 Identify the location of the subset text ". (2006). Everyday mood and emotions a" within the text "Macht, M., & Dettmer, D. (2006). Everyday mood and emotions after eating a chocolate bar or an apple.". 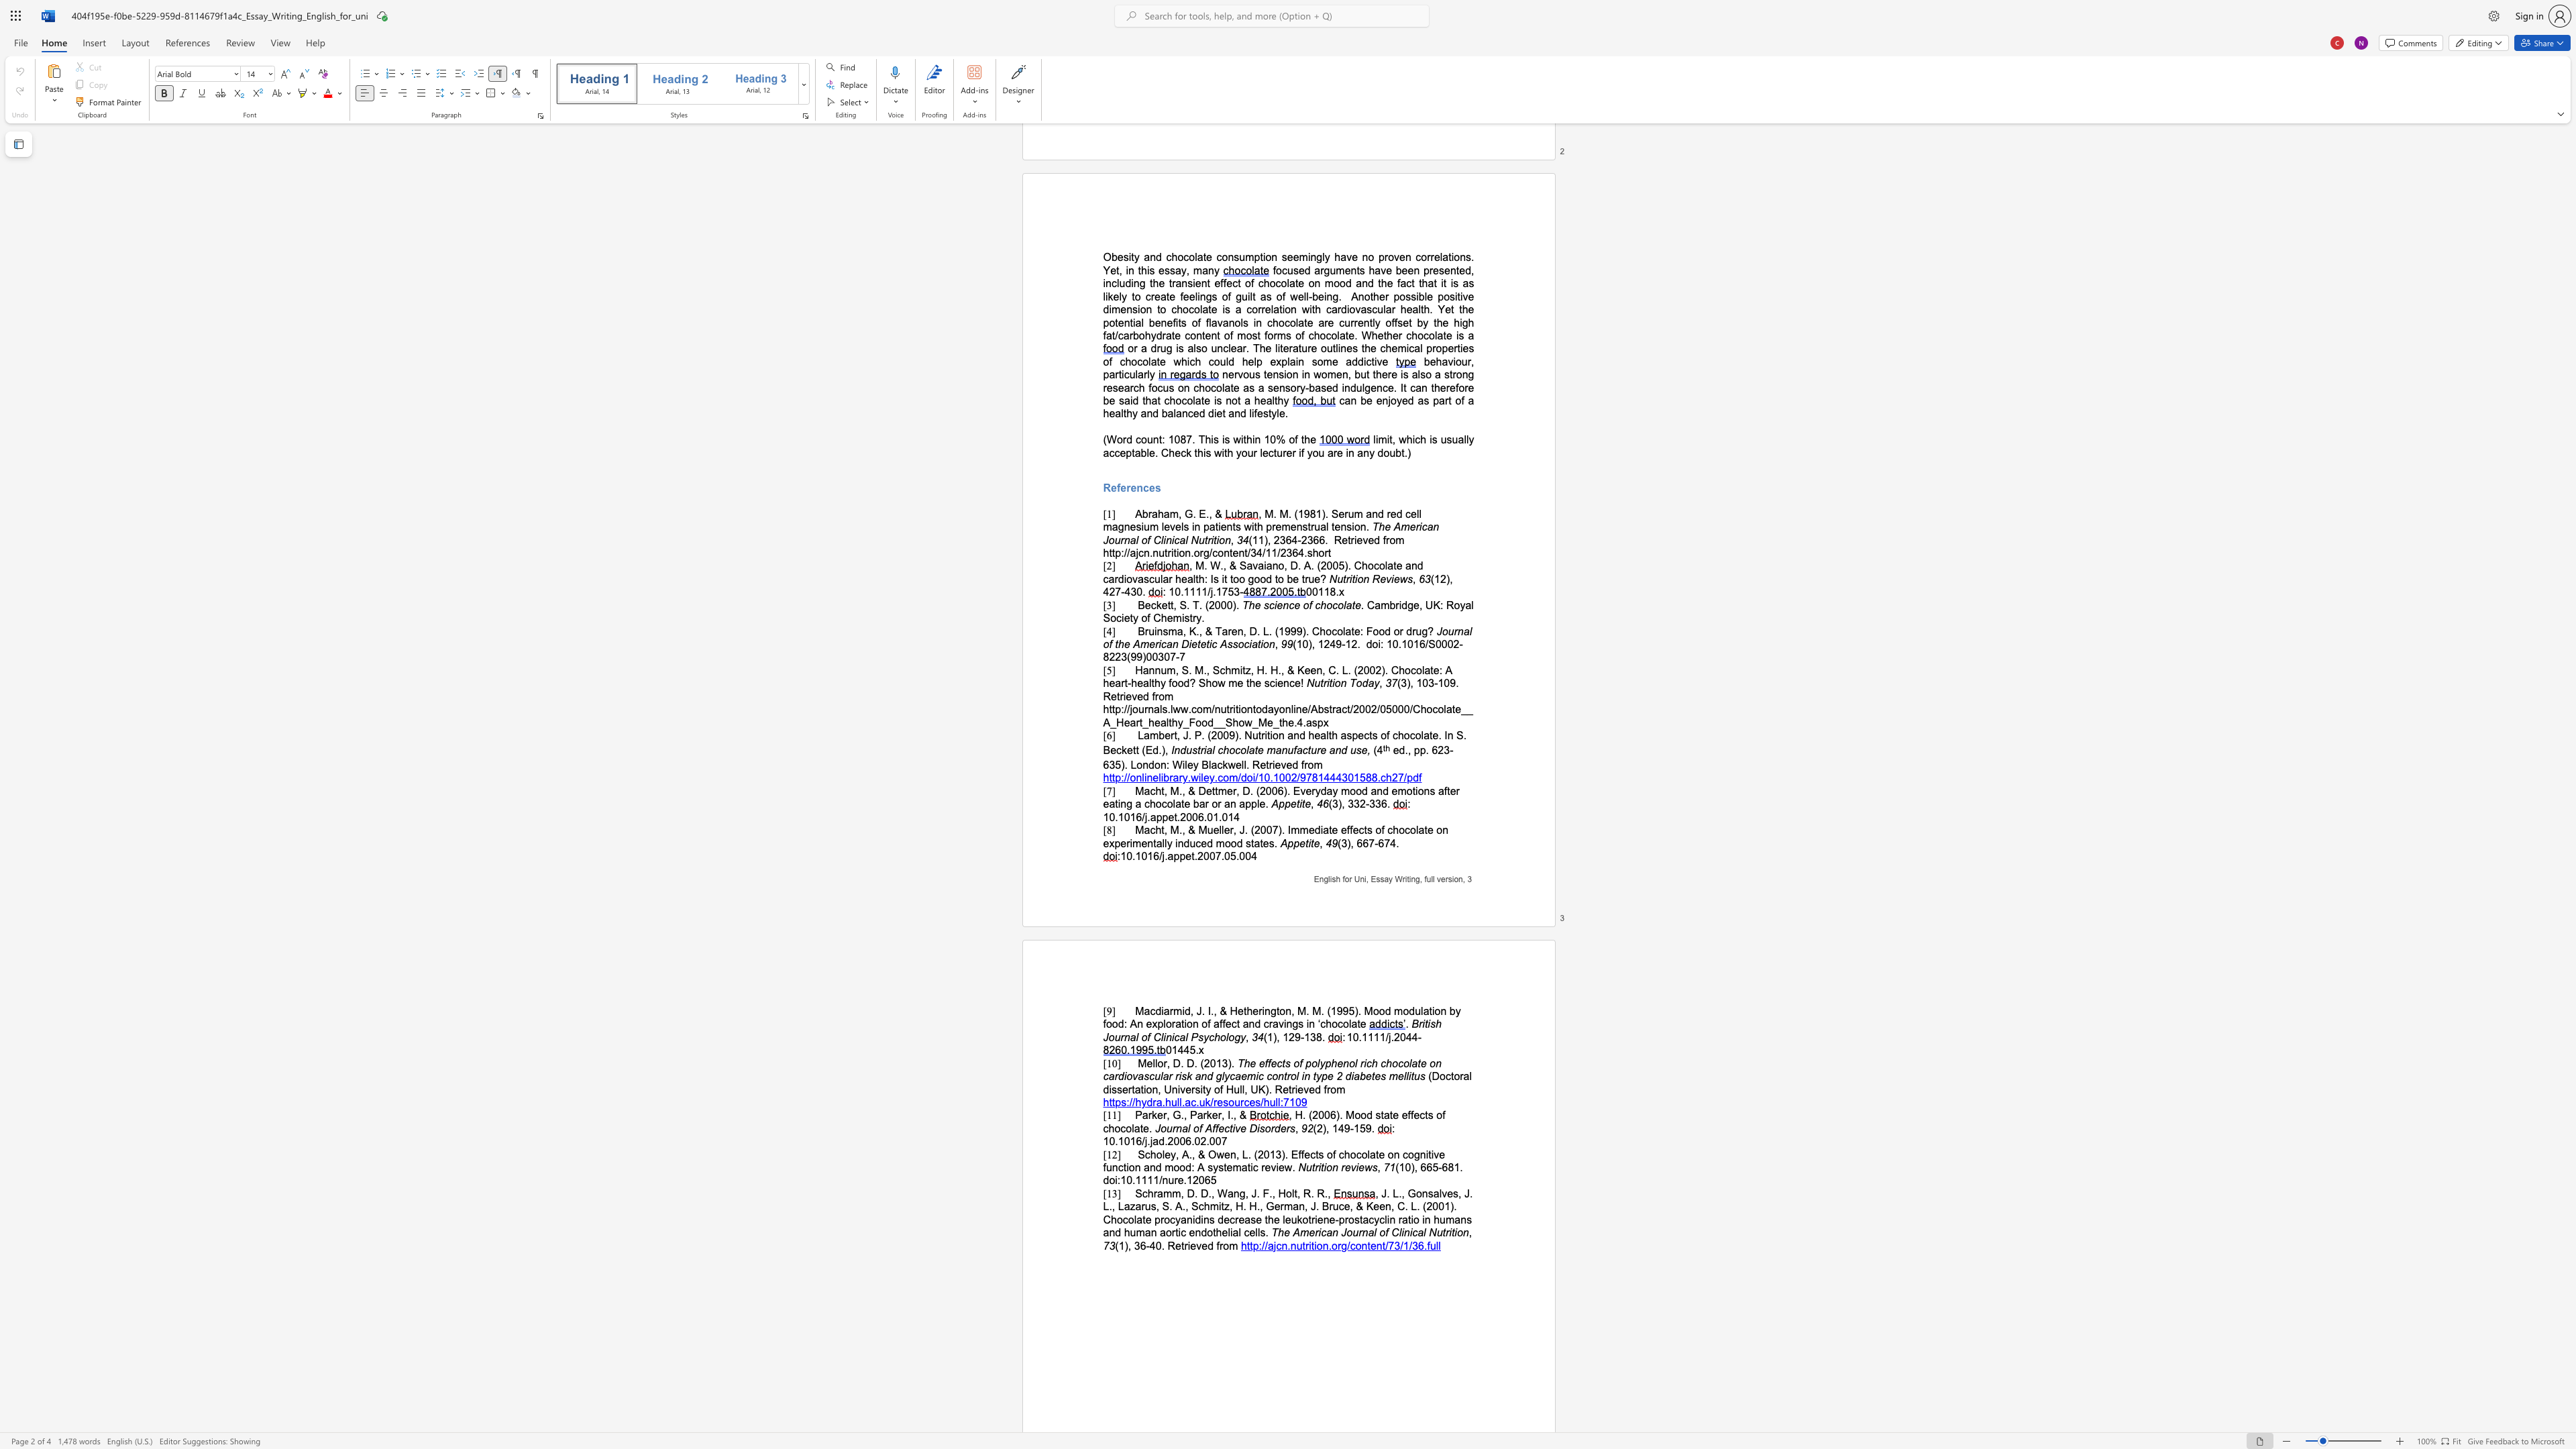
(1249, 790).